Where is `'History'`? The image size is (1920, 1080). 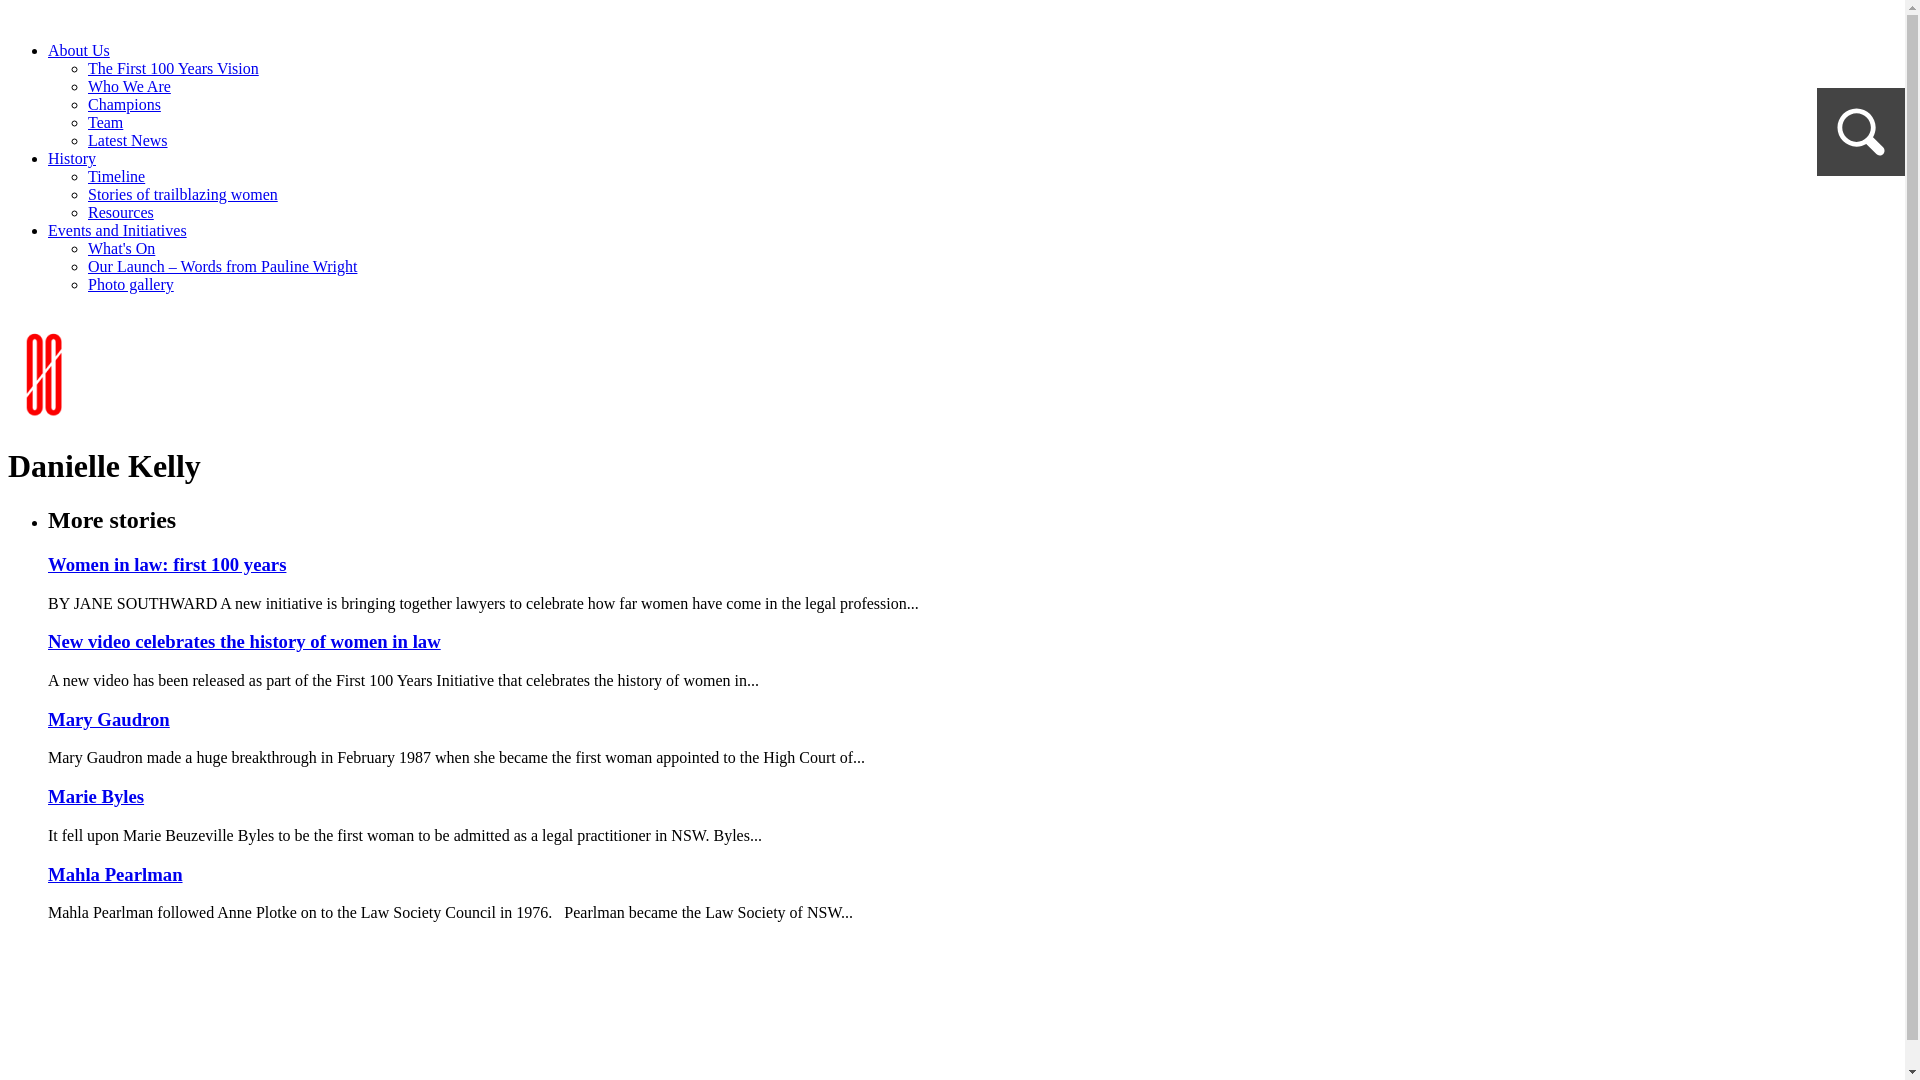
'History' is located at coordinates (72, 157).